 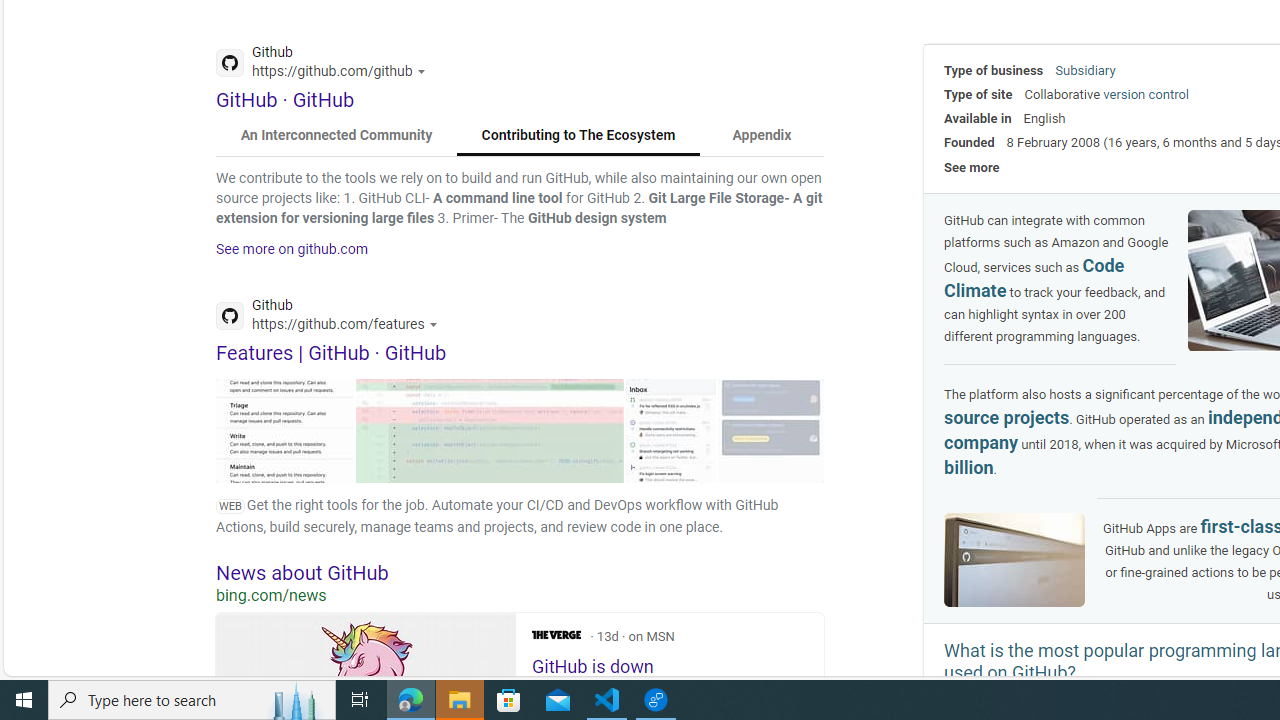 What do you see at coordinates (978, 118) in the screenshot?
I see `'Available in'` at bounding box center [978, 118].